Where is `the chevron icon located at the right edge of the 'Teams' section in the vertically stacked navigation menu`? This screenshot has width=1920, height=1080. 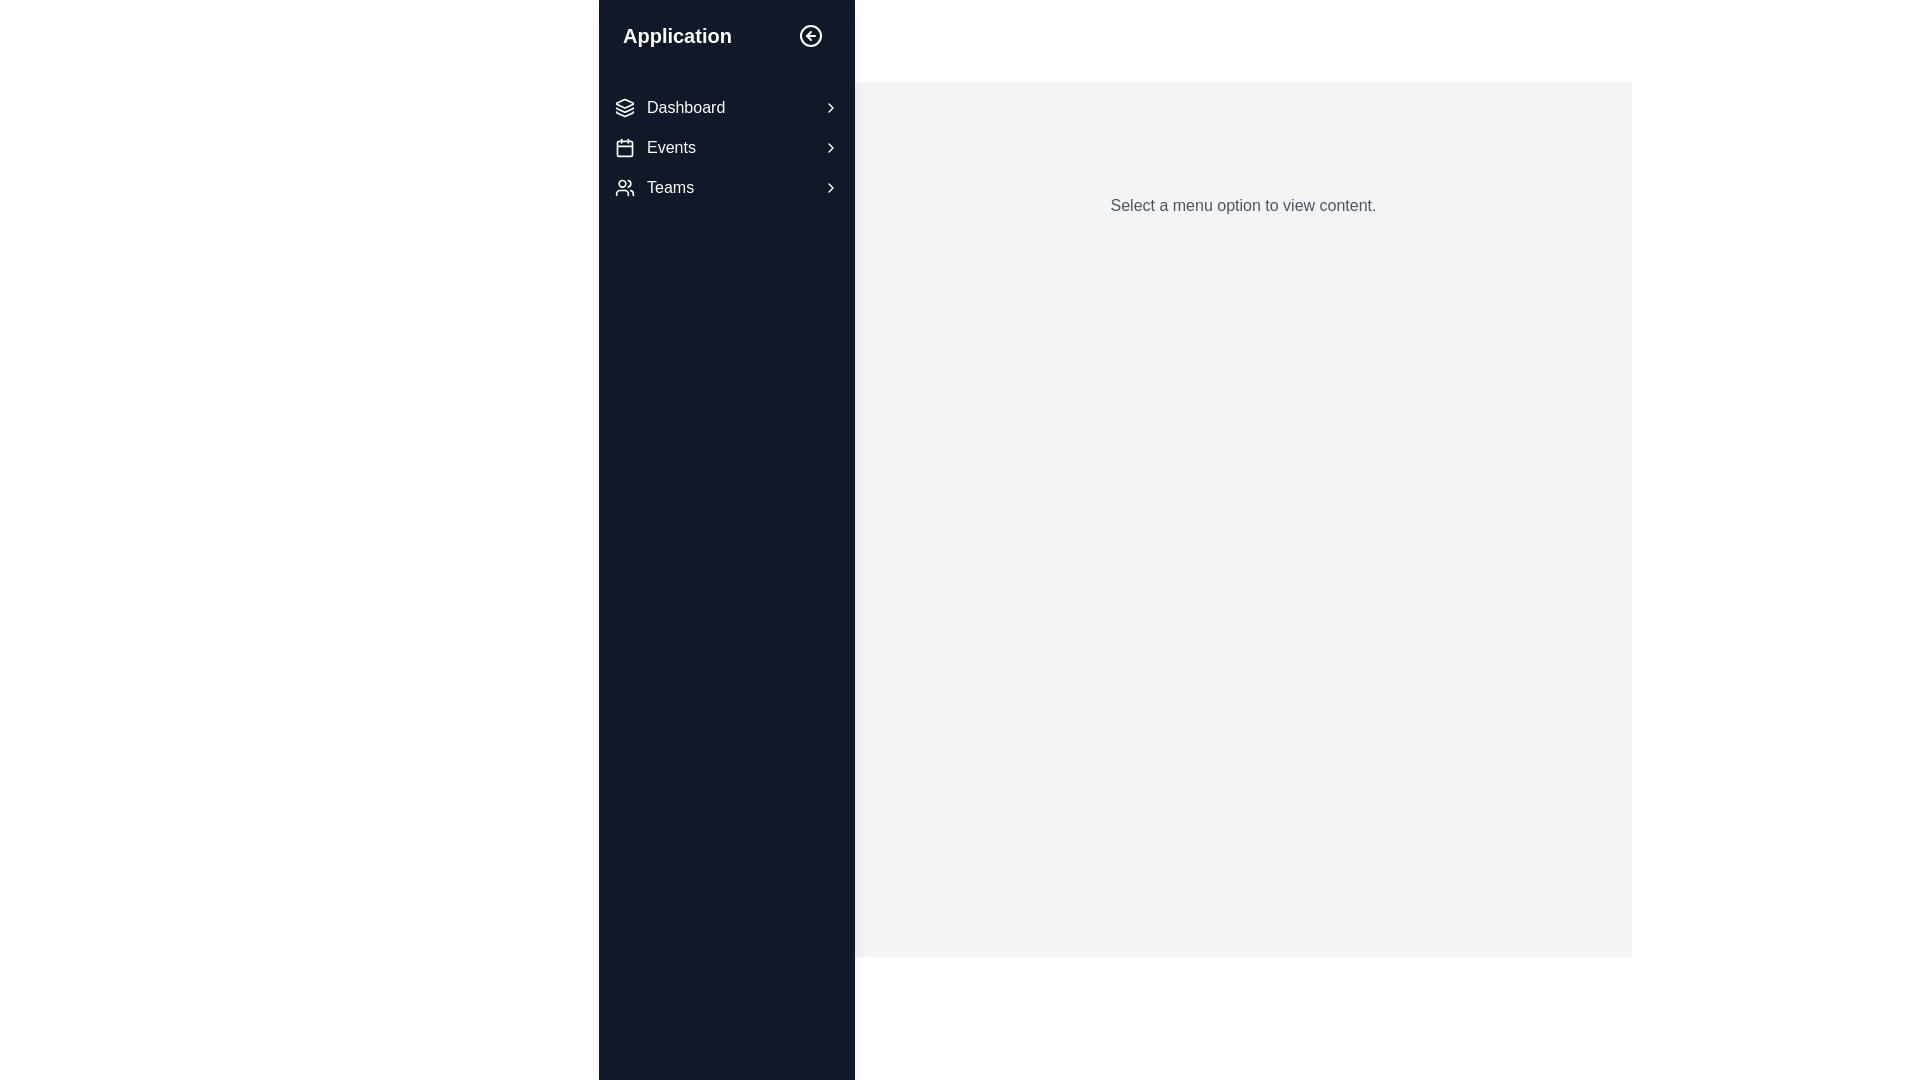
the chevron icon located at the right edge of the 'Teams' section in the vertically stacked navigation menu is located at coordinates (830, 188).